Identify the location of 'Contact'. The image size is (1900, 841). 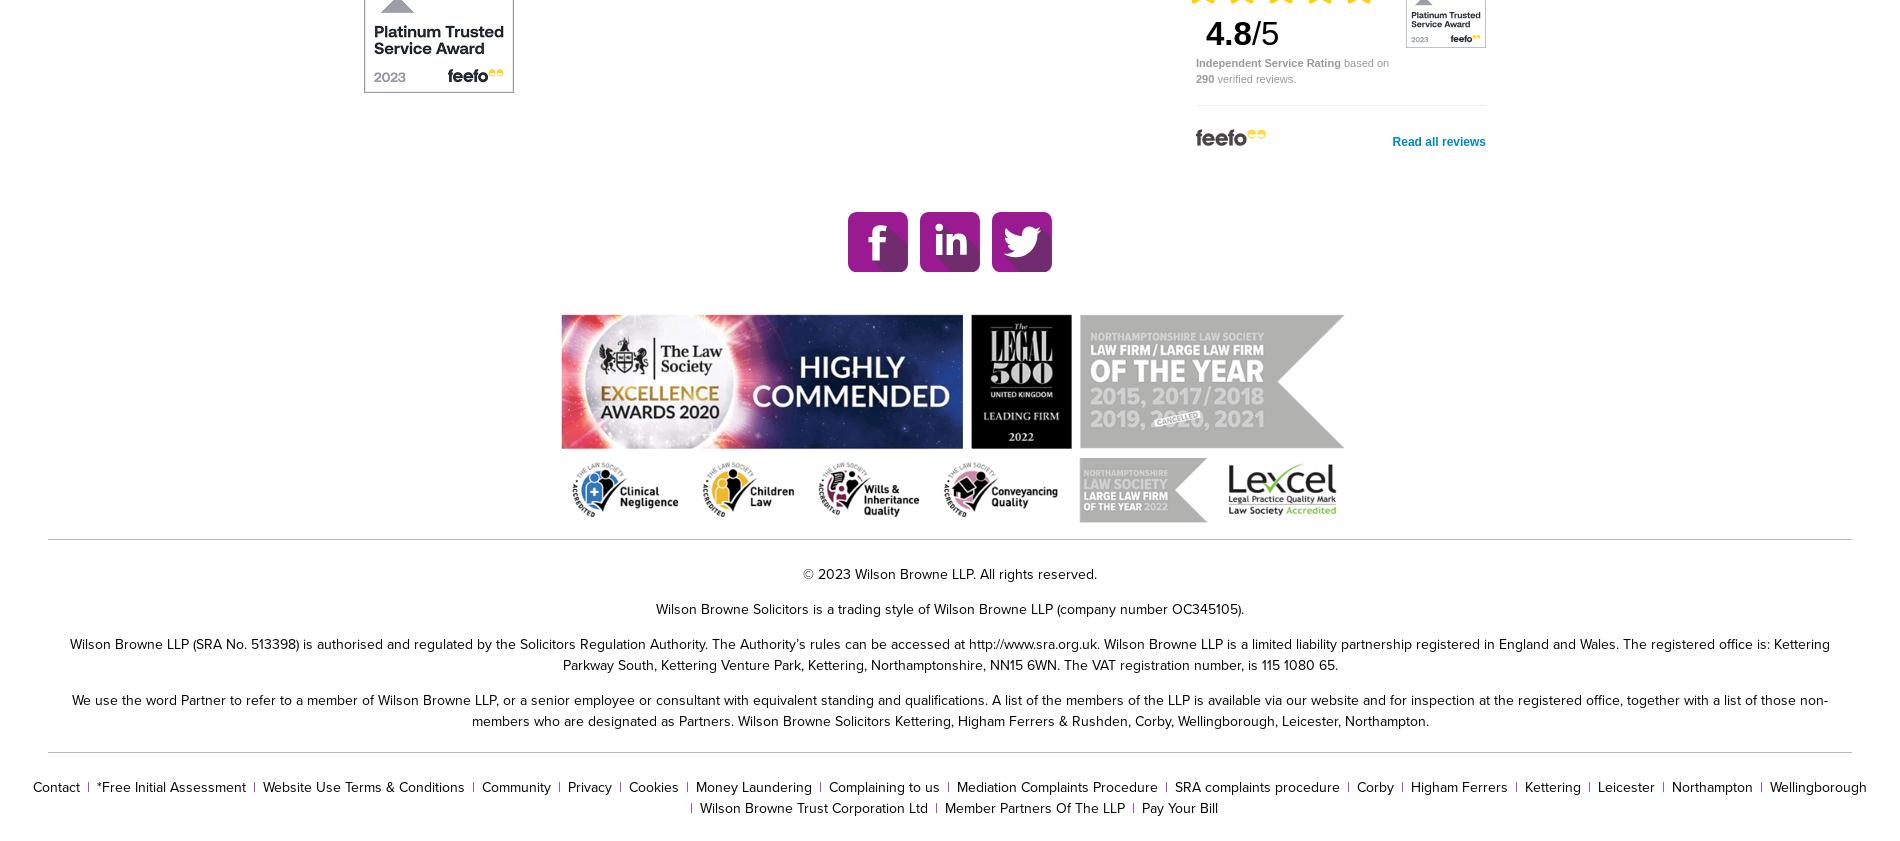
(56, 786).